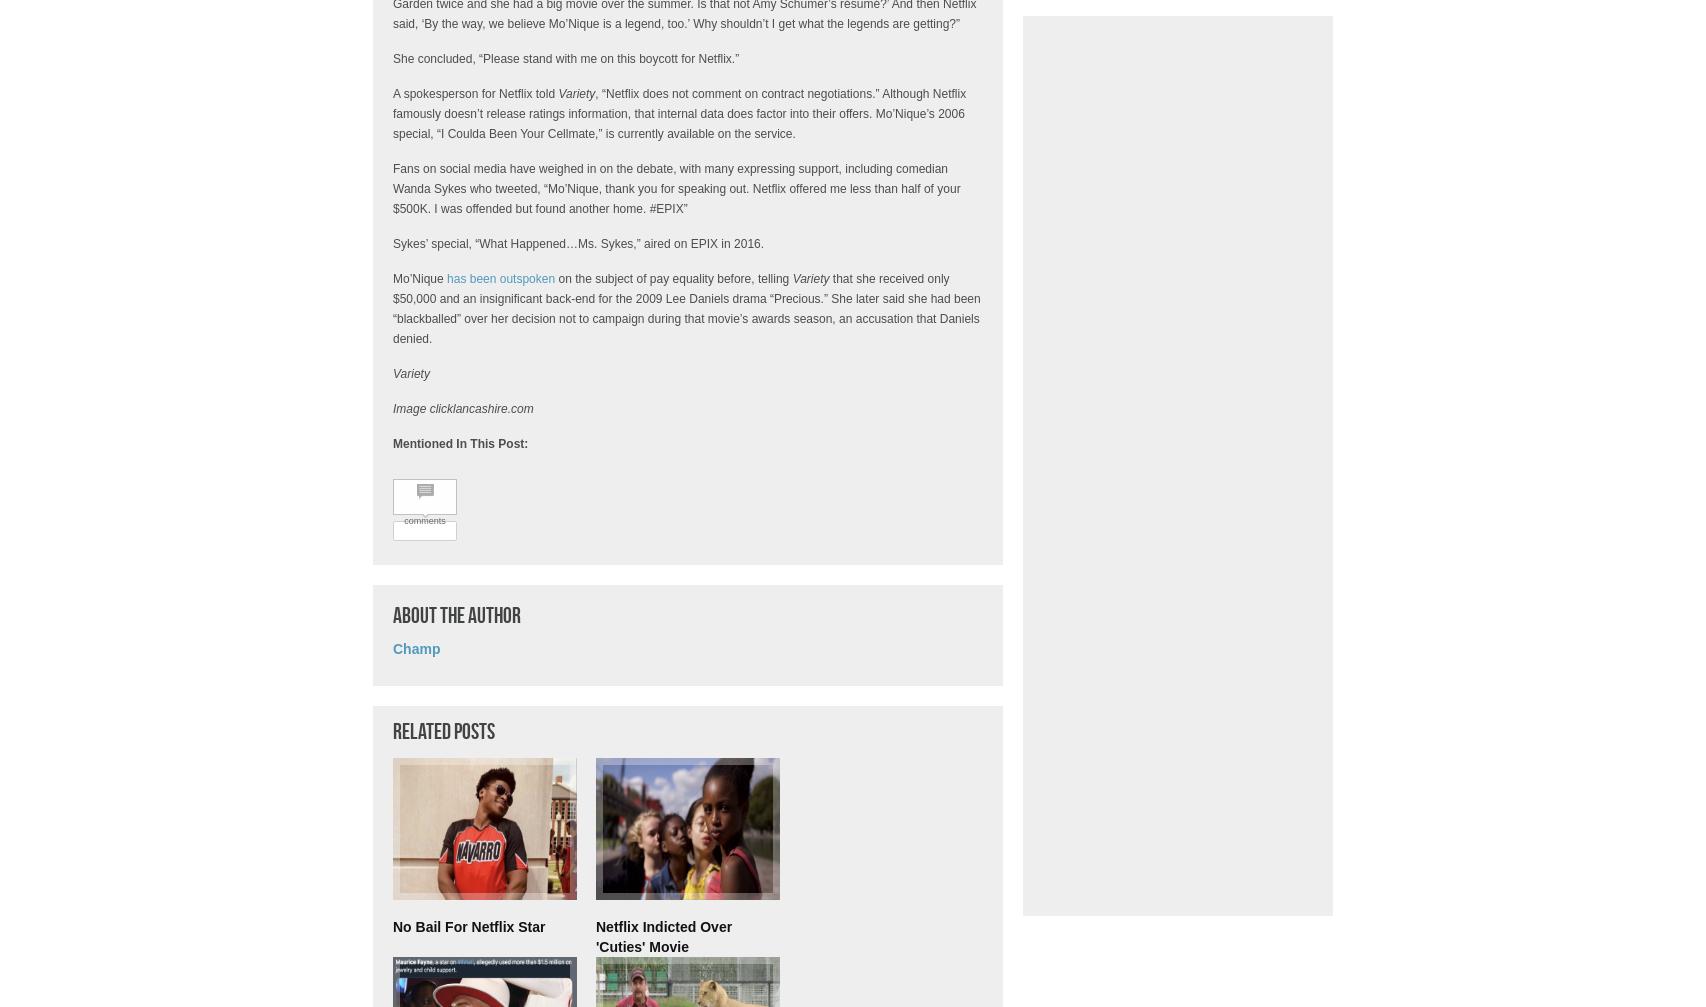 The height and width of the screenshot is (1007, 1706). I want to click on 'Champ', so click(416, 648).